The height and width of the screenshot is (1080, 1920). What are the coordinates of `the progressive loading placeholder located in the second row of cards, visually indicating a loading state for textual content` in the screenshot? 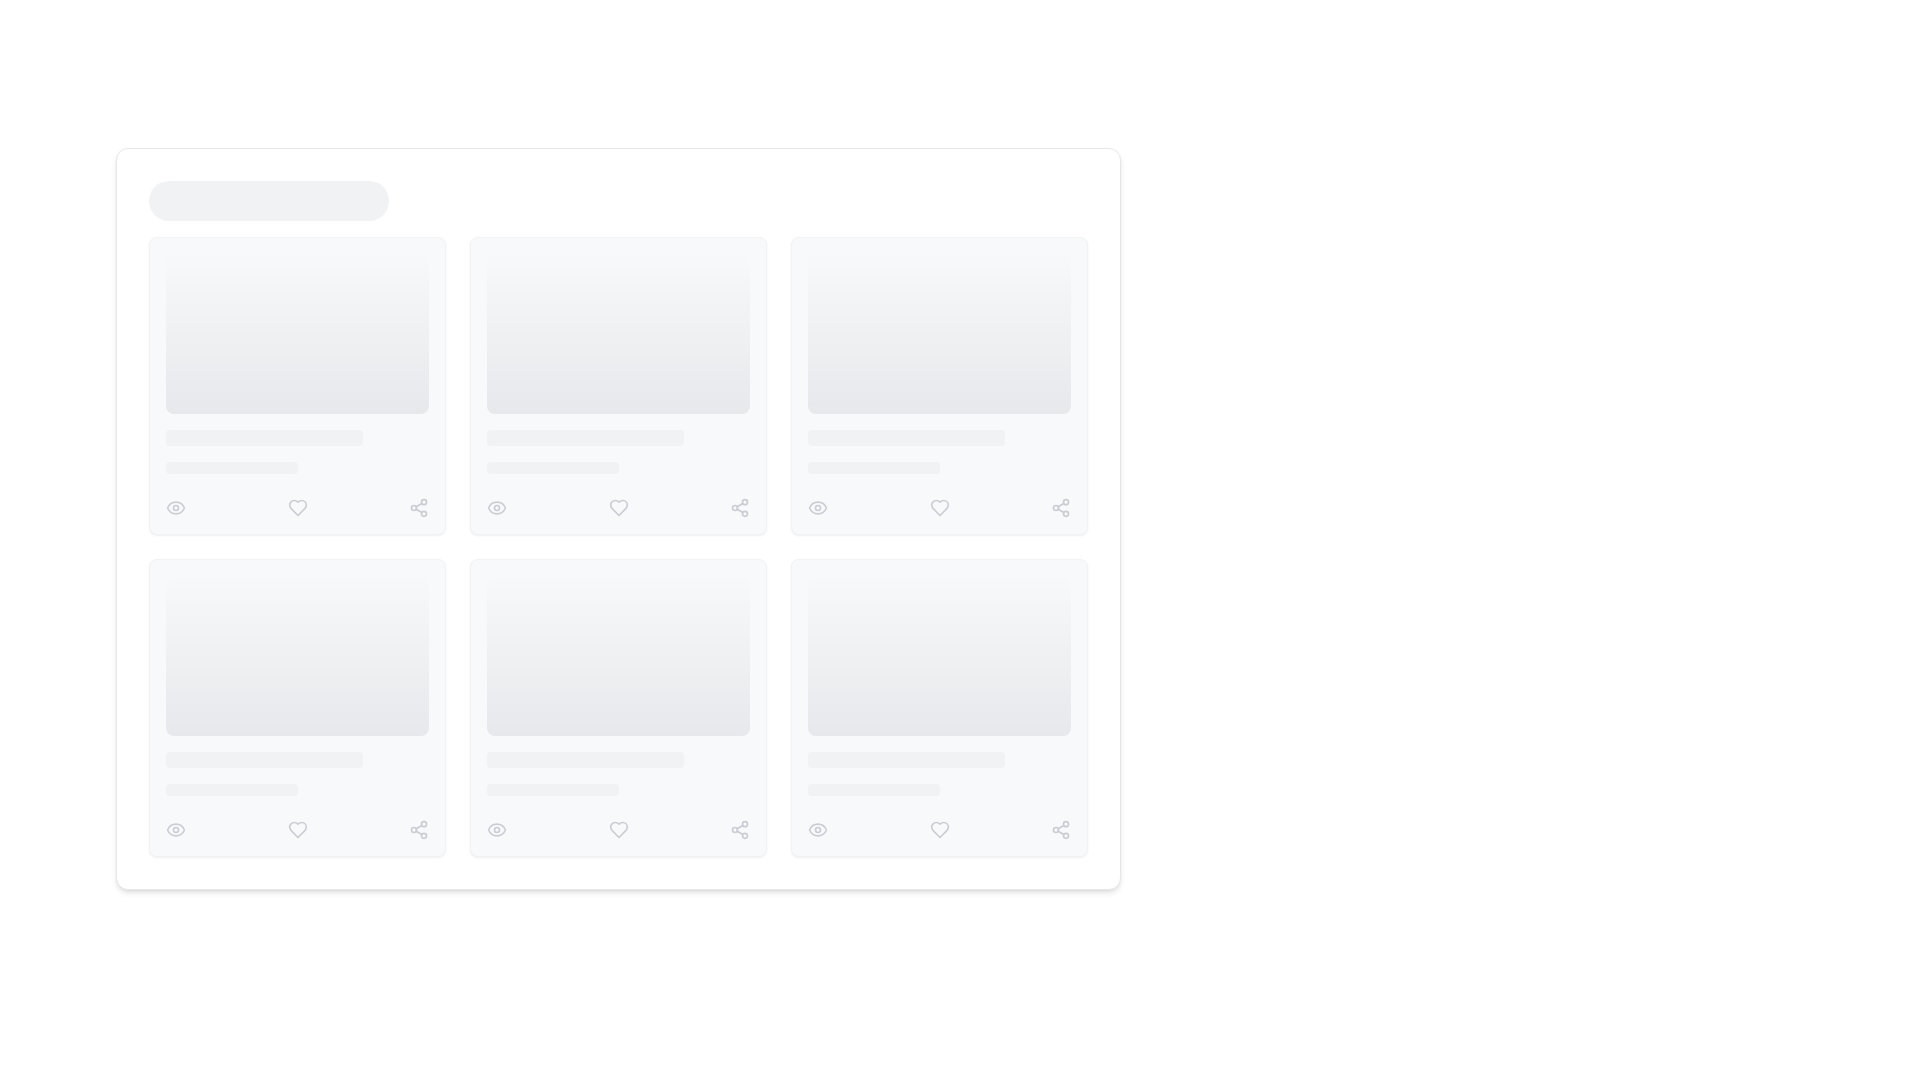 It's located at (584, 759).